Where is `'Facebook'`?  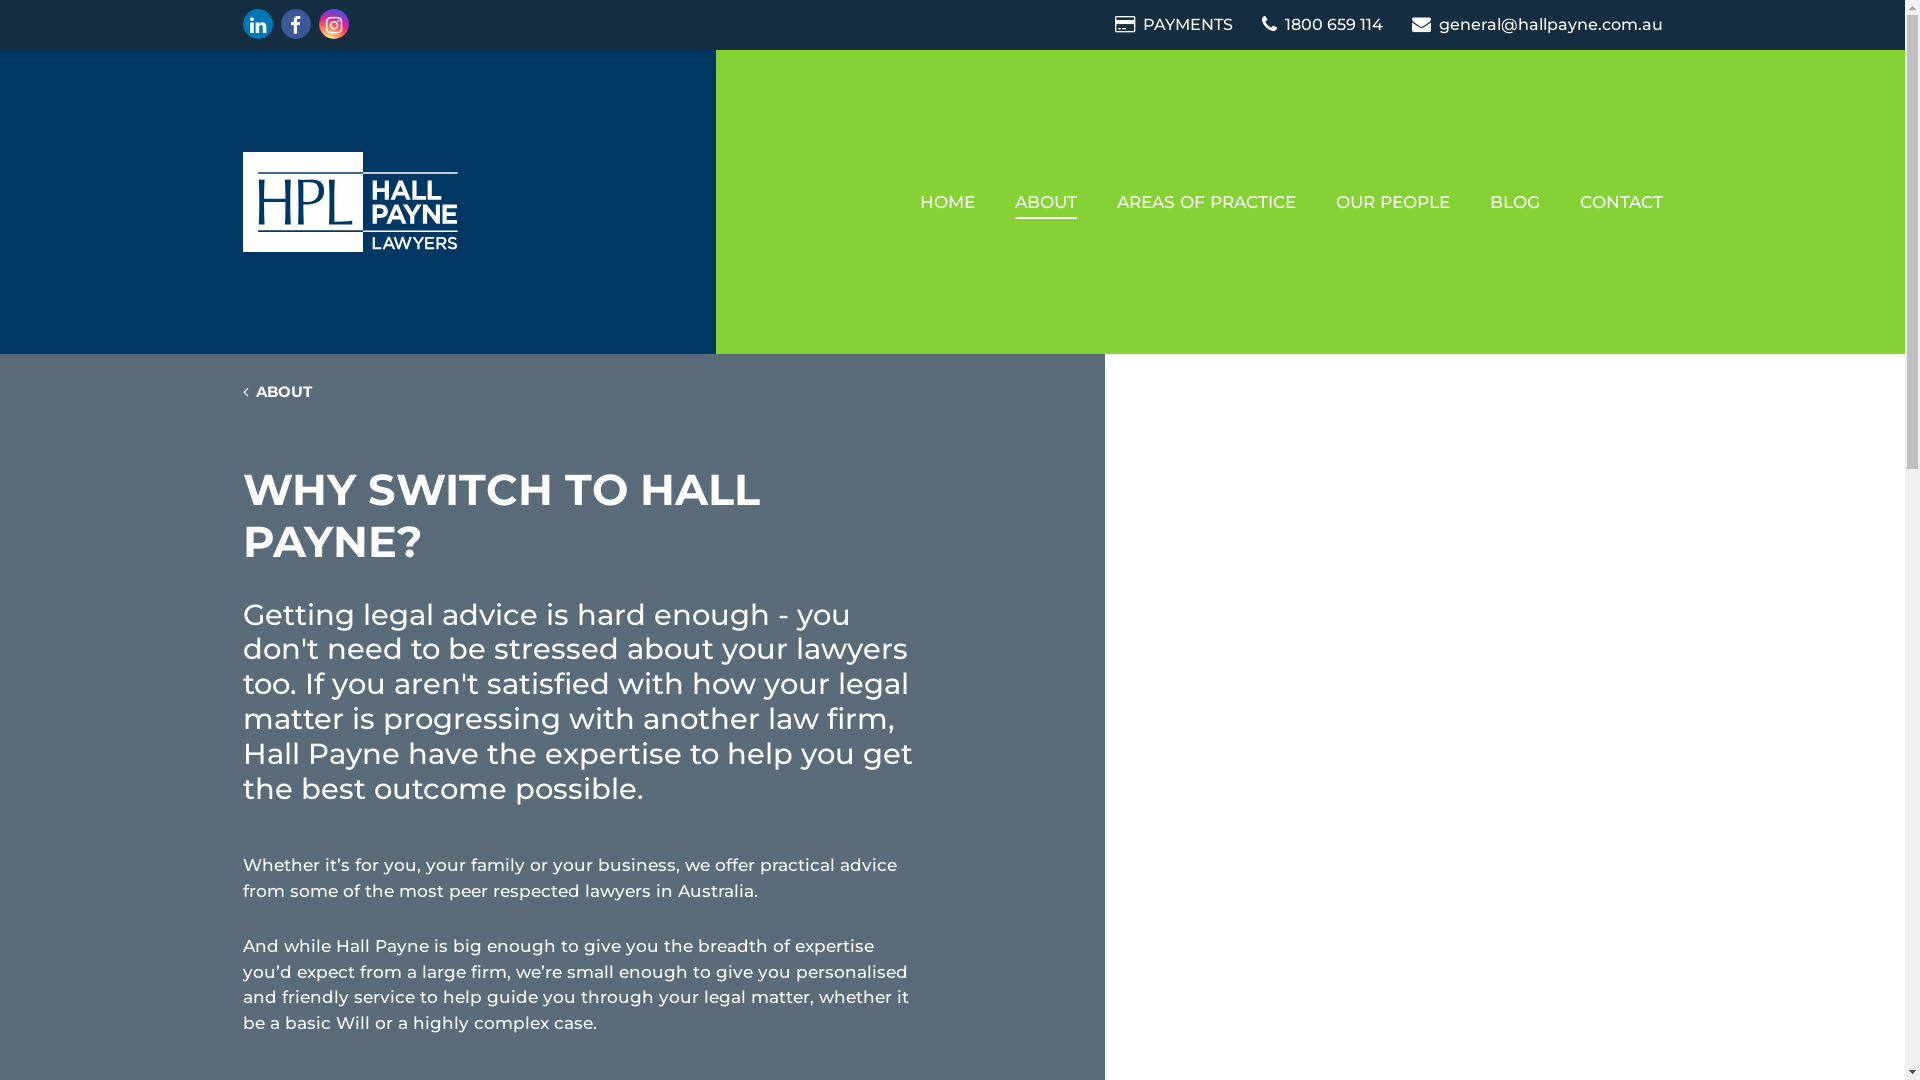 'Facebook' is located at coordinates (293, 23).